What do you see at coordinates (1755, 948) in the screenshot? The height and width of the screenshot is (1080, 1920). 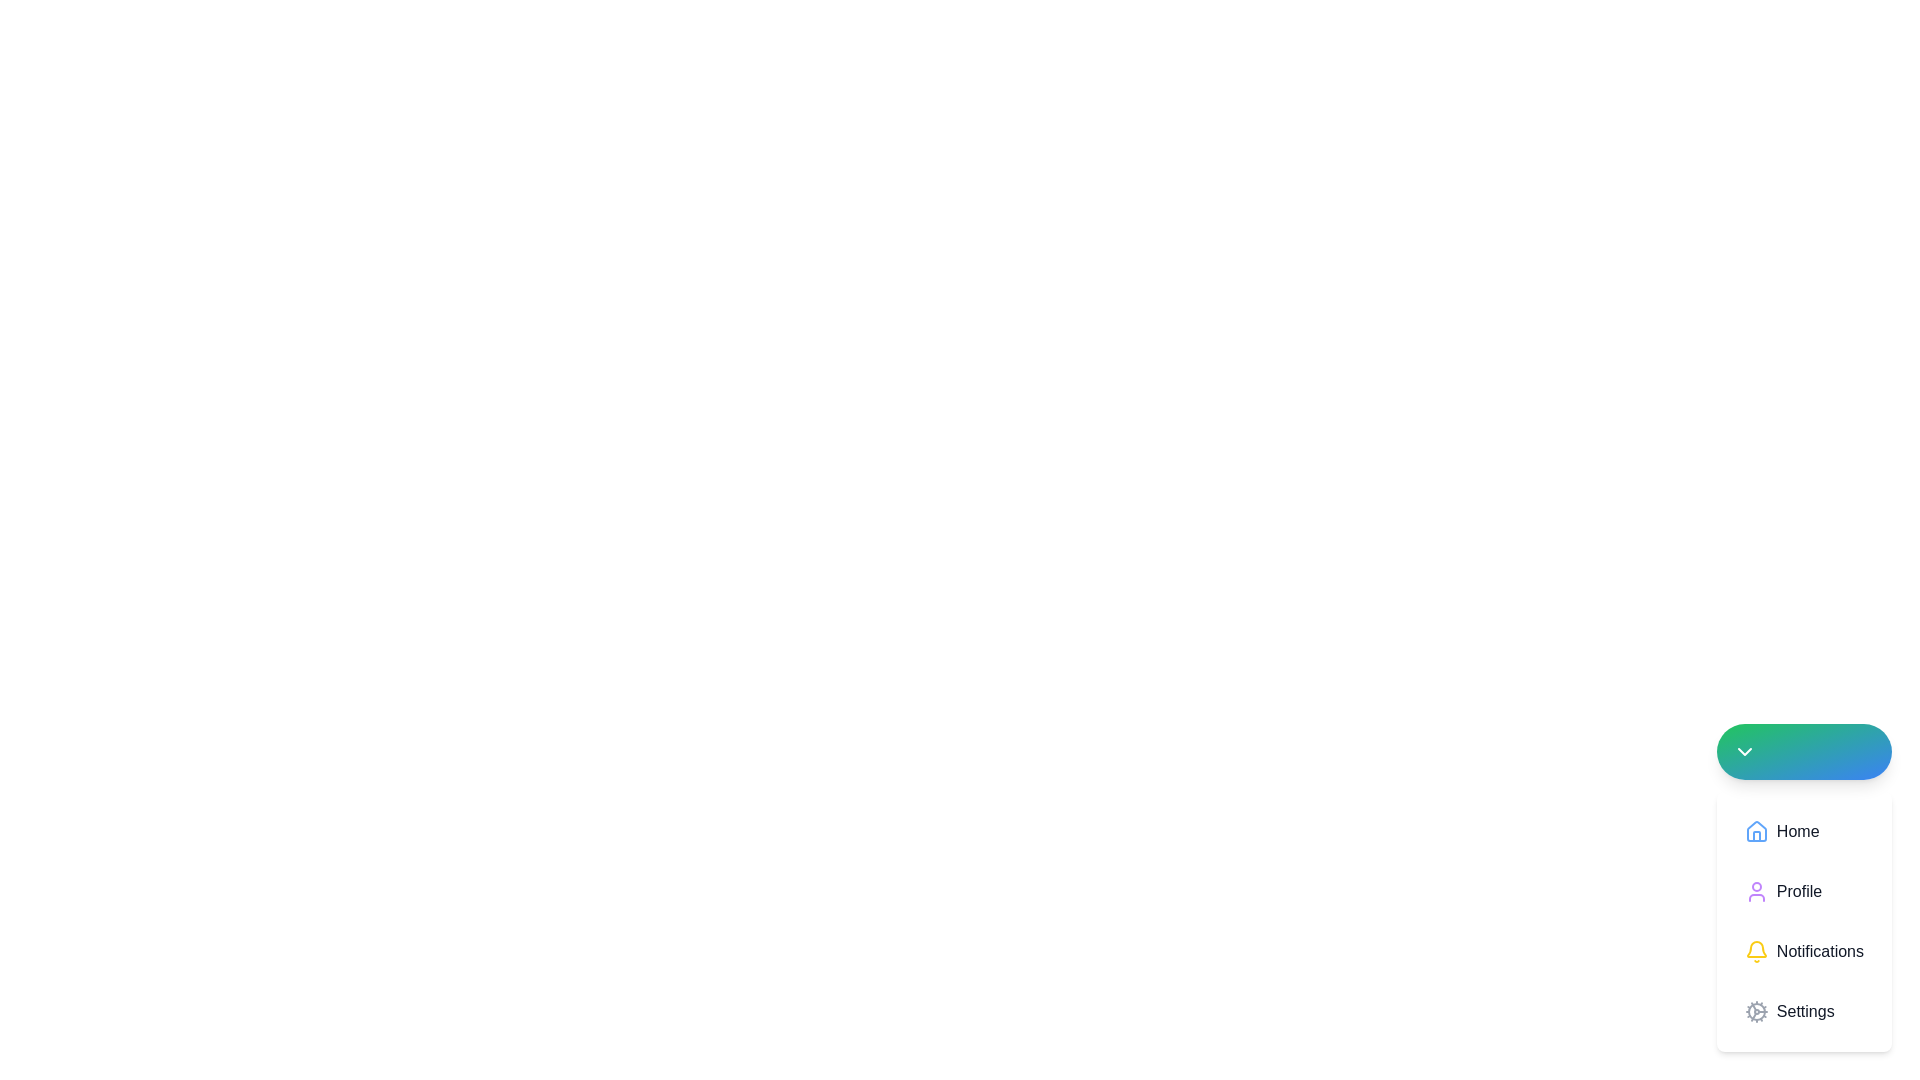 I see `the yellow bell icon in the vertical menu` at bounding box center [1755, 948].